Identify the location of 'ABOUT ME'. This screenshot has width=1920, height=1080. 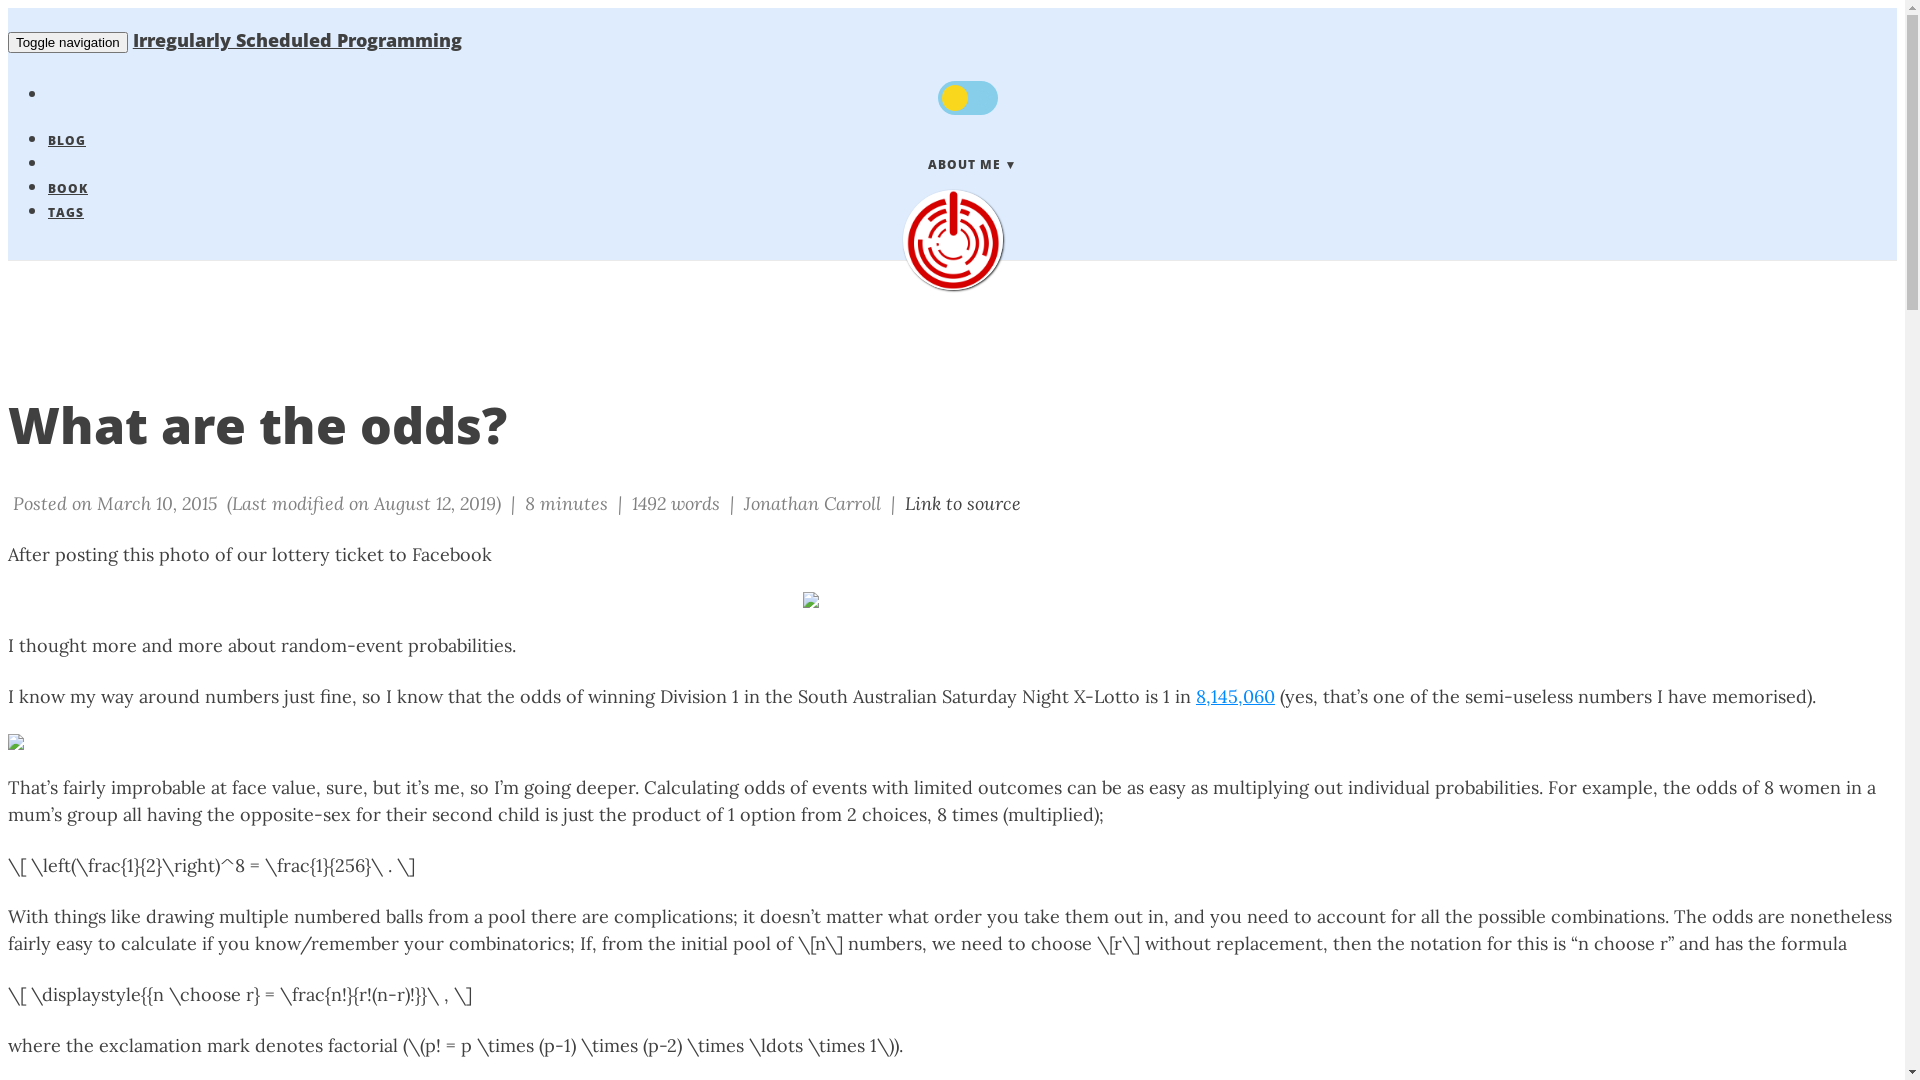
(926, 163).